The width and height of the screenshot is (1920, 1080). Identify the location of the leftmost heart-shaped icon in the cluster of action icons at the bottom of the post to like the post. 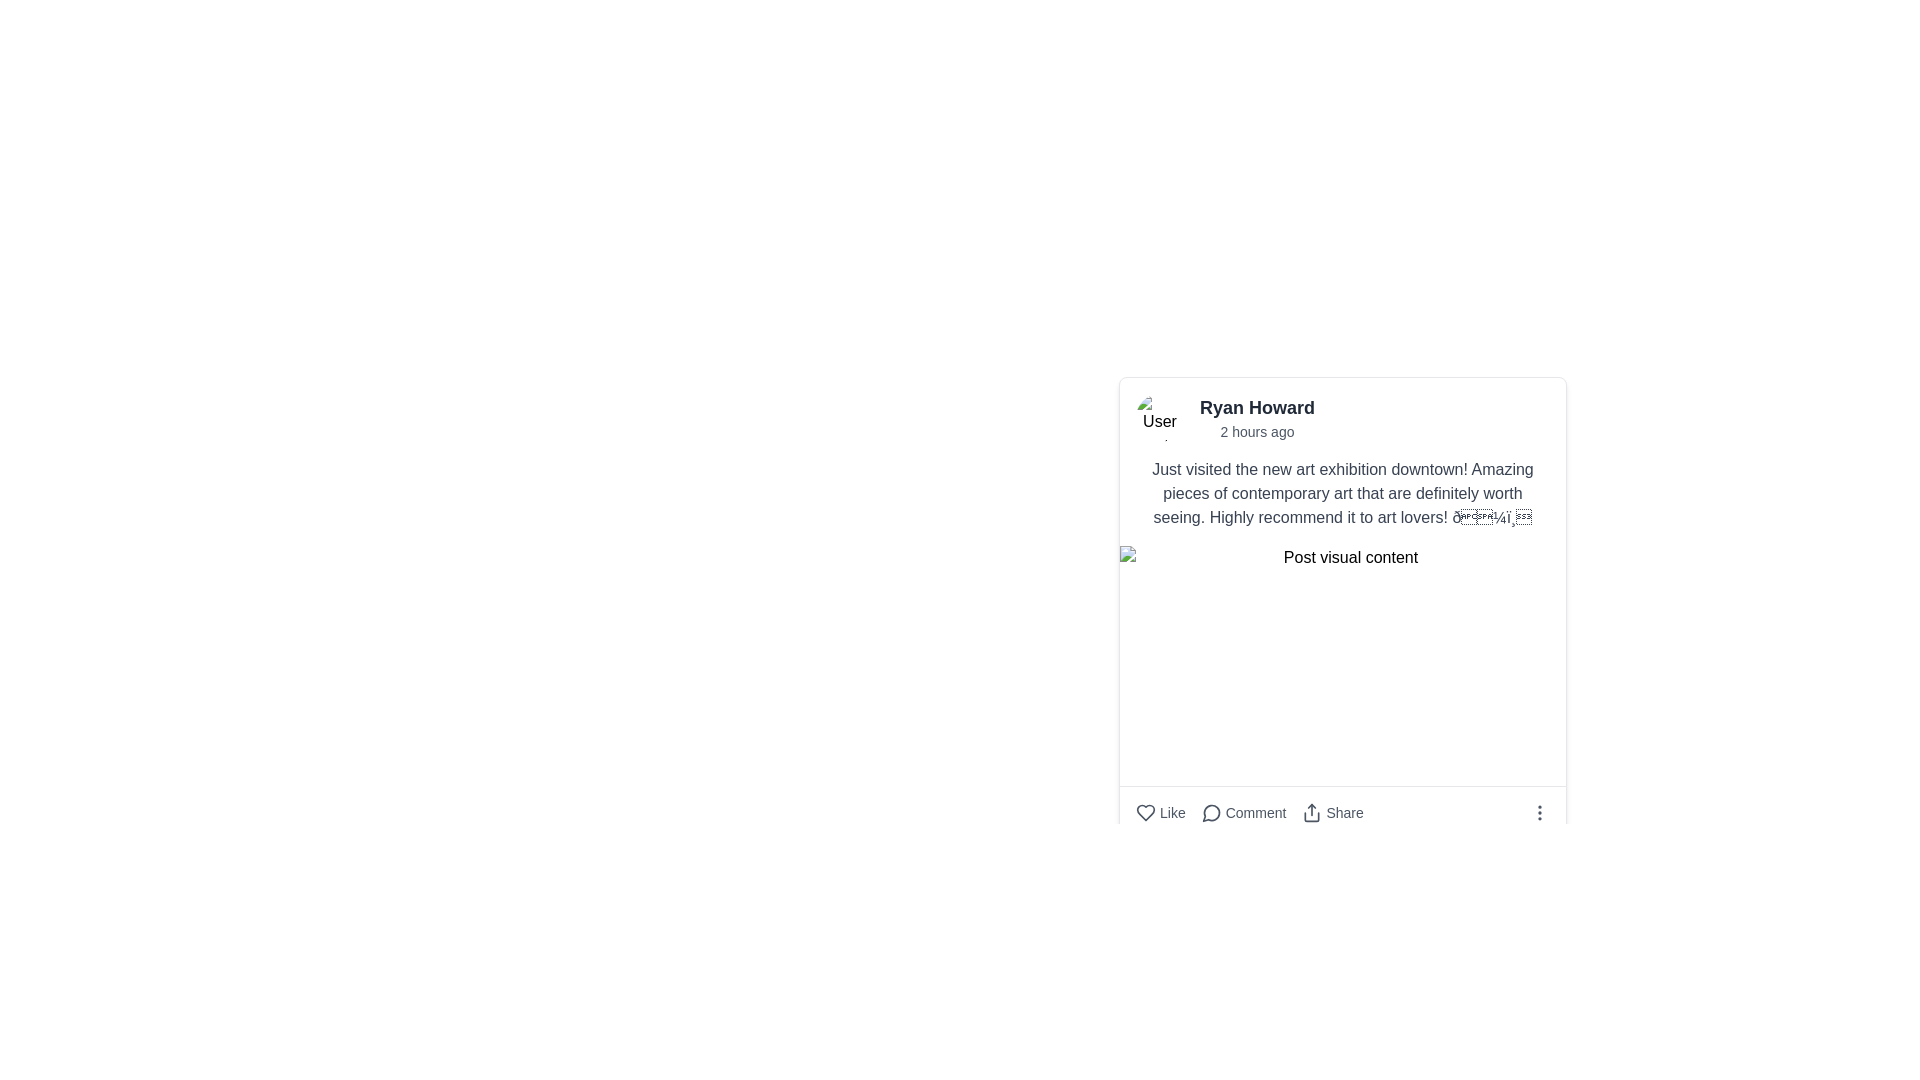
(1146, 813).